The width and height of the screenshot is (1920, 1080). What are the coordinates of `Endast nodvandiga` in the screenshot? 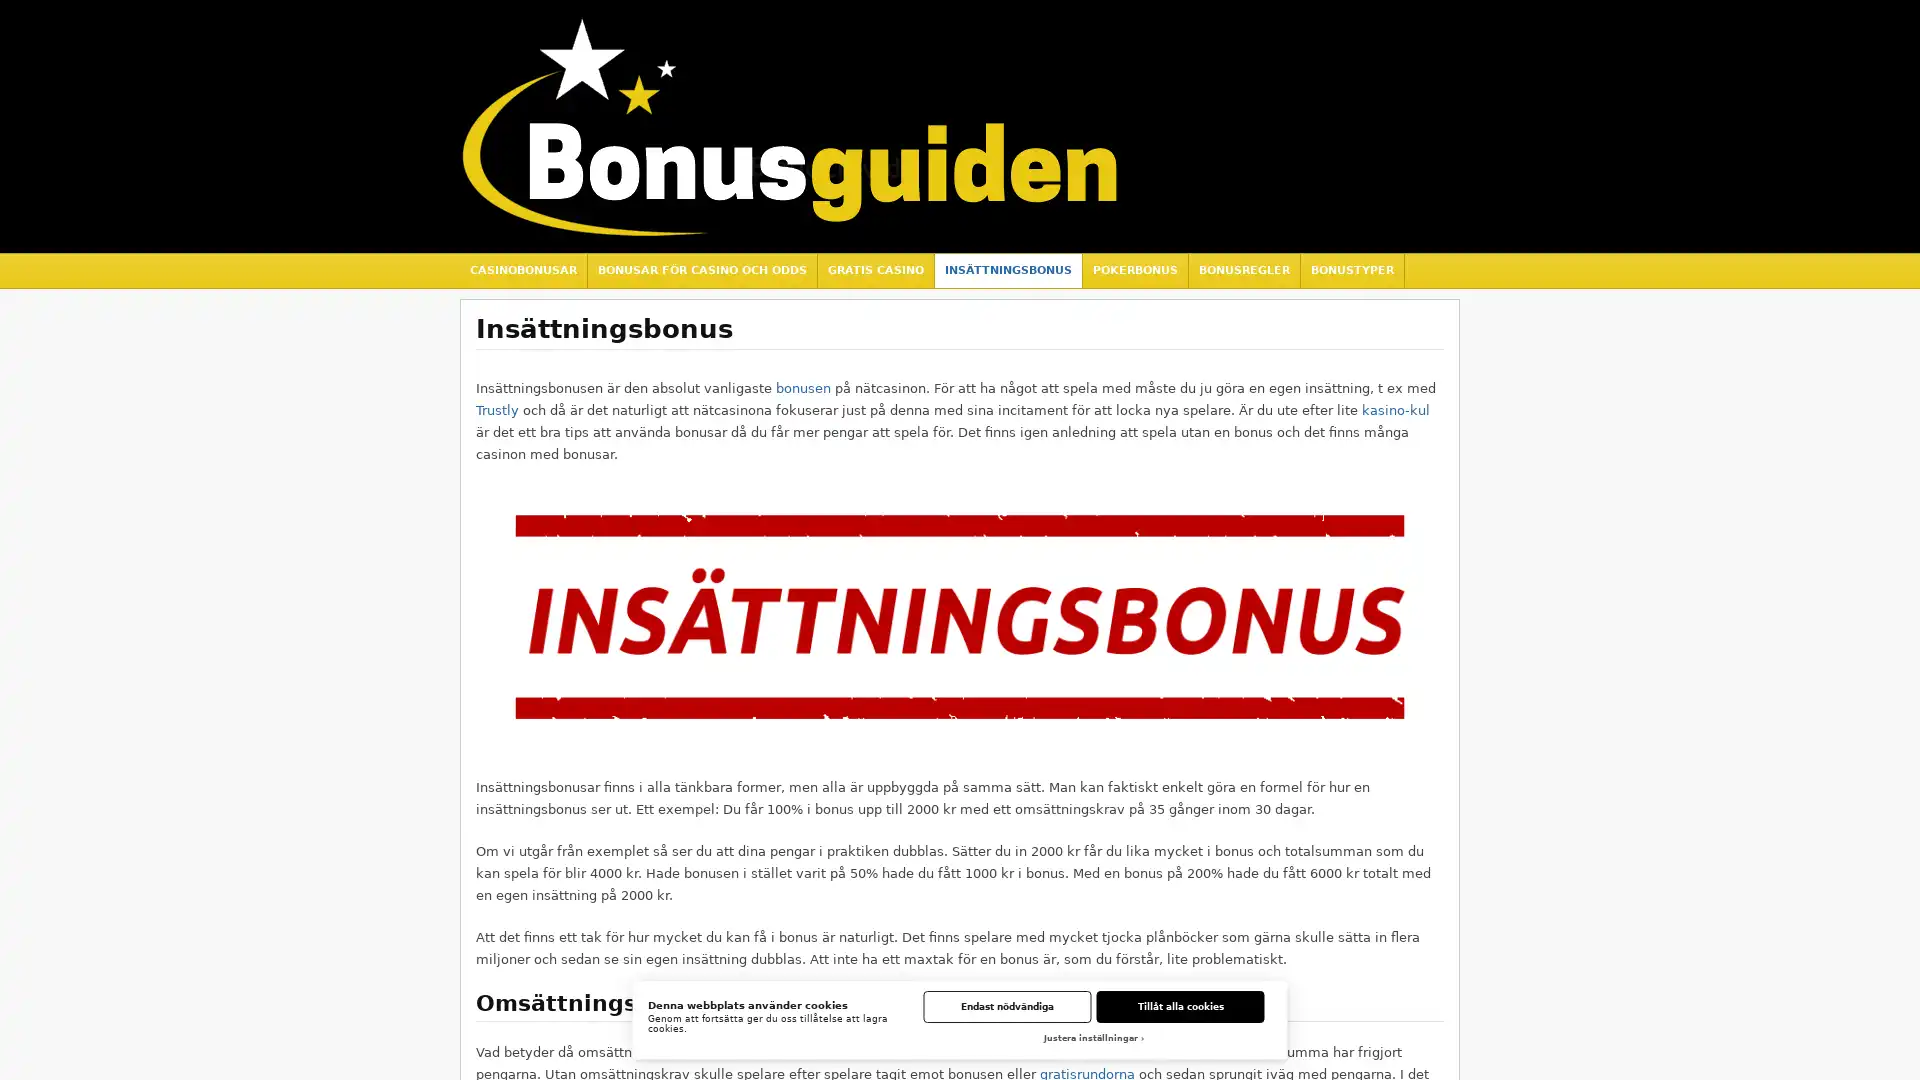 It's located at (1007, 1006).